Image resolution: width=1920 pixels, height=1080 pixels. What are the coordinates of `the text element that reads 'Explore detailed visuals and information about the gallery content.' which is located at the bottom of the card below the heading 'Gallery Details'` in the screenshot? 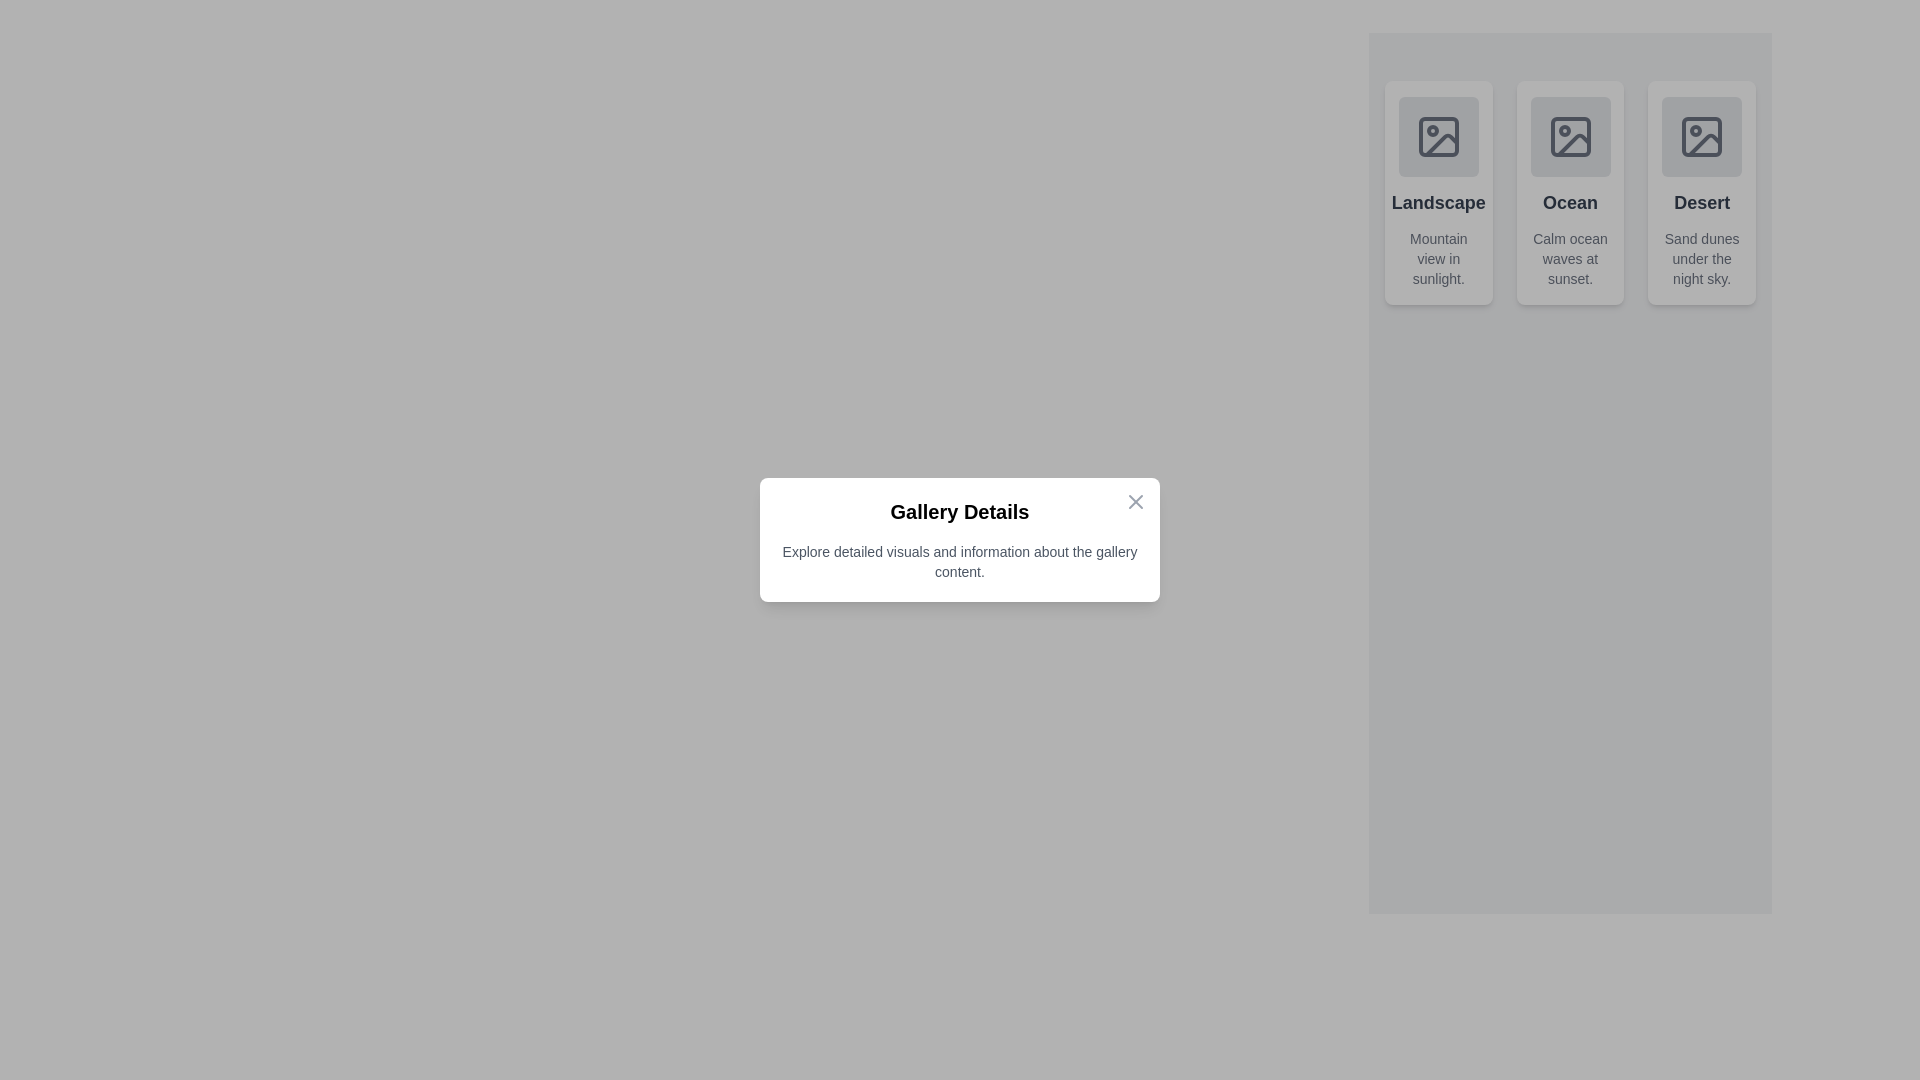 It's located at (960, 562).